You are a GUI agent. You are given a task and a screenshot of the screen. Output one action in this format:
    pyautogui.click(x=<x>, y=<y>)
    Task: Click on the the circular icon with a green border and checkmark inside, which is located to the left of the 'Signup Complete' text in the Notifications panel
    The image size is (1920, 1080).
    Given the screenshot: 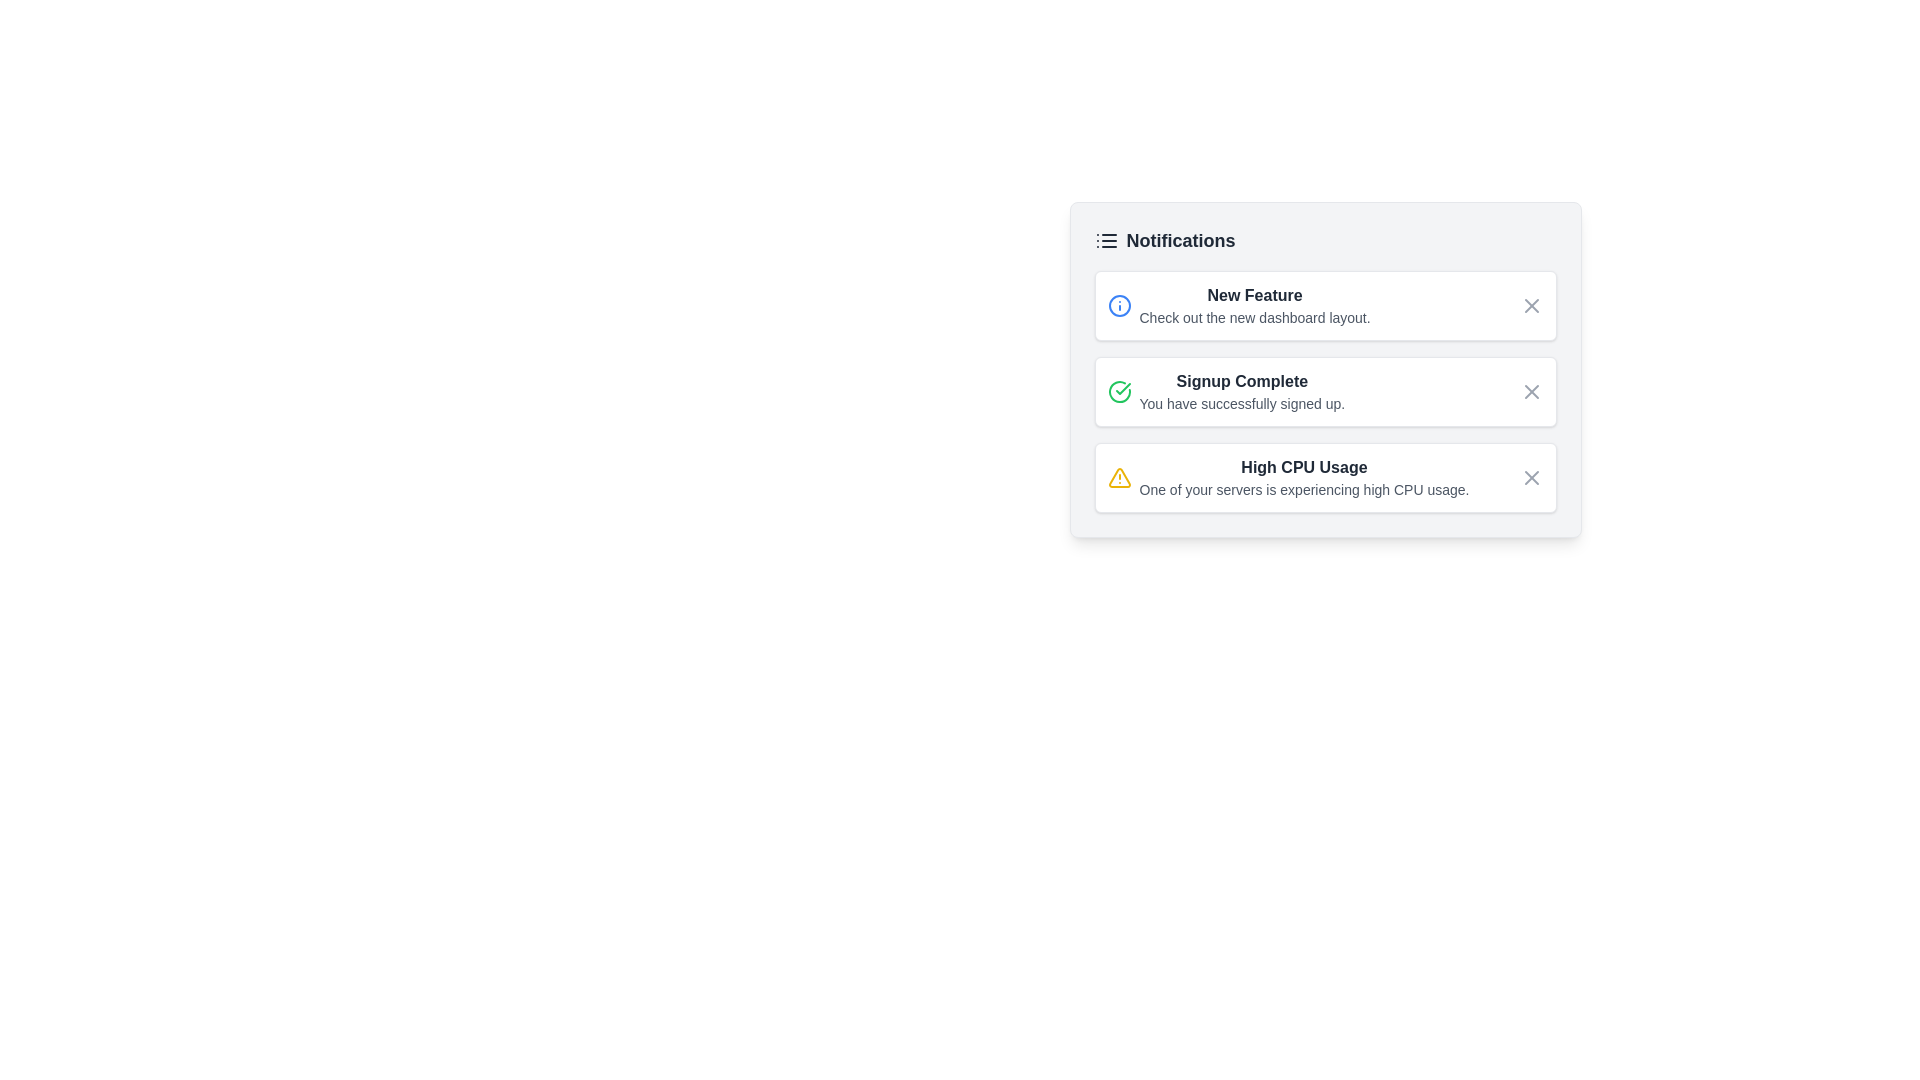 What is the action you would take?
    pyautogui.click(x=1118, y=392)
    